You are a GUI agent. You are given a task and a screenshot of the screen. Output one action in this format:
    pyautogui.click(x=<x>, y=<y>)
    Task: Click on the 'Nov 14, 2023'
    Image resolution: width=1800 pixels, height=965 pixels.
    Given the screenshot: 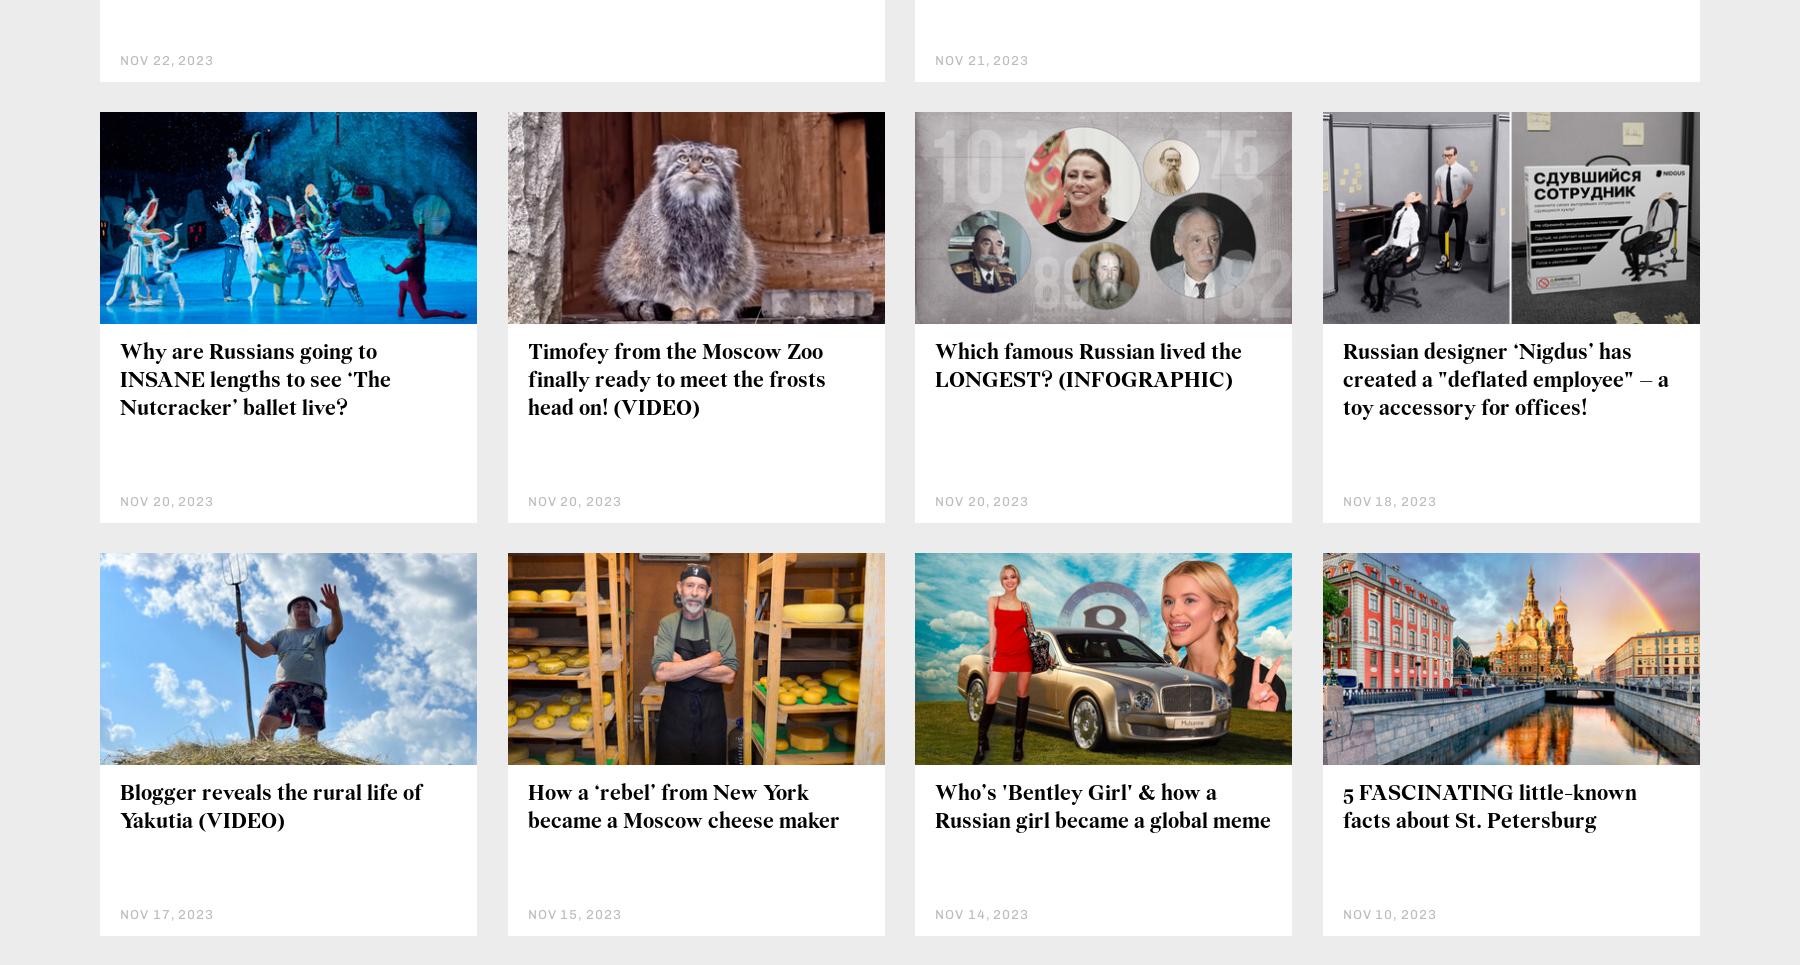 What is the action you would take?
    pyautogui.click(x=981, y=912)
    